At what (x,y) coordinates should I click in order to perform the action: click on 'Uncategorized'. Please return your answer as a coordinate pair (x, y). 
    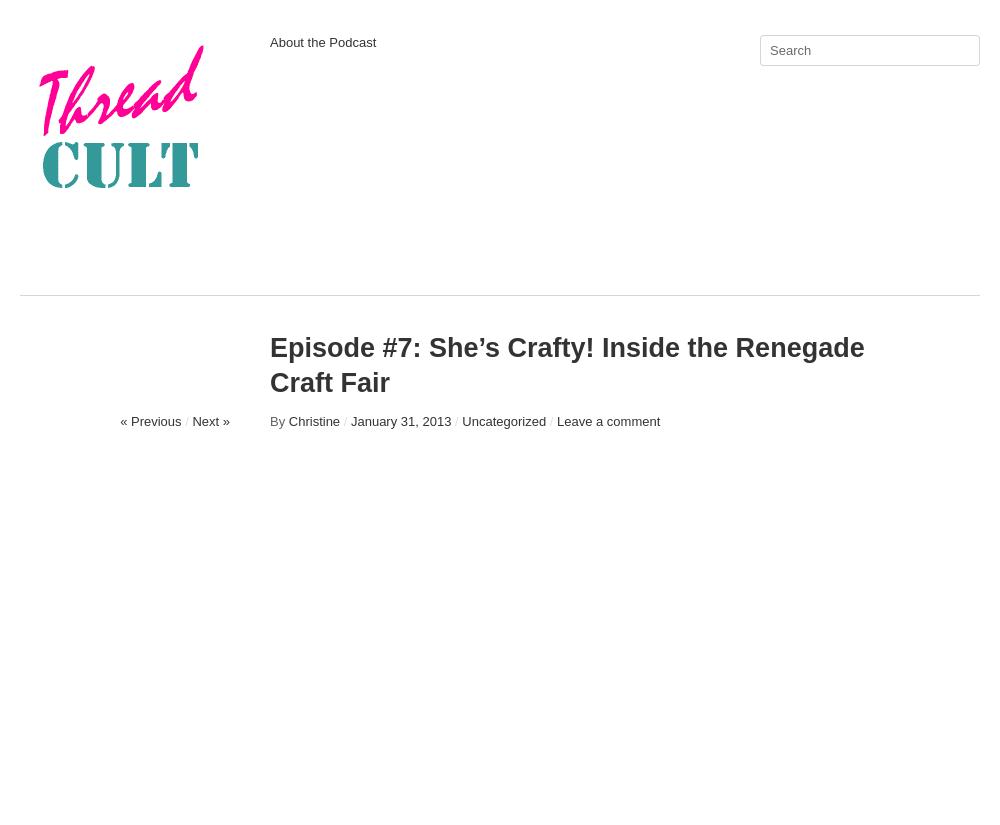
    Looking at the image, I should click on (461, 421).